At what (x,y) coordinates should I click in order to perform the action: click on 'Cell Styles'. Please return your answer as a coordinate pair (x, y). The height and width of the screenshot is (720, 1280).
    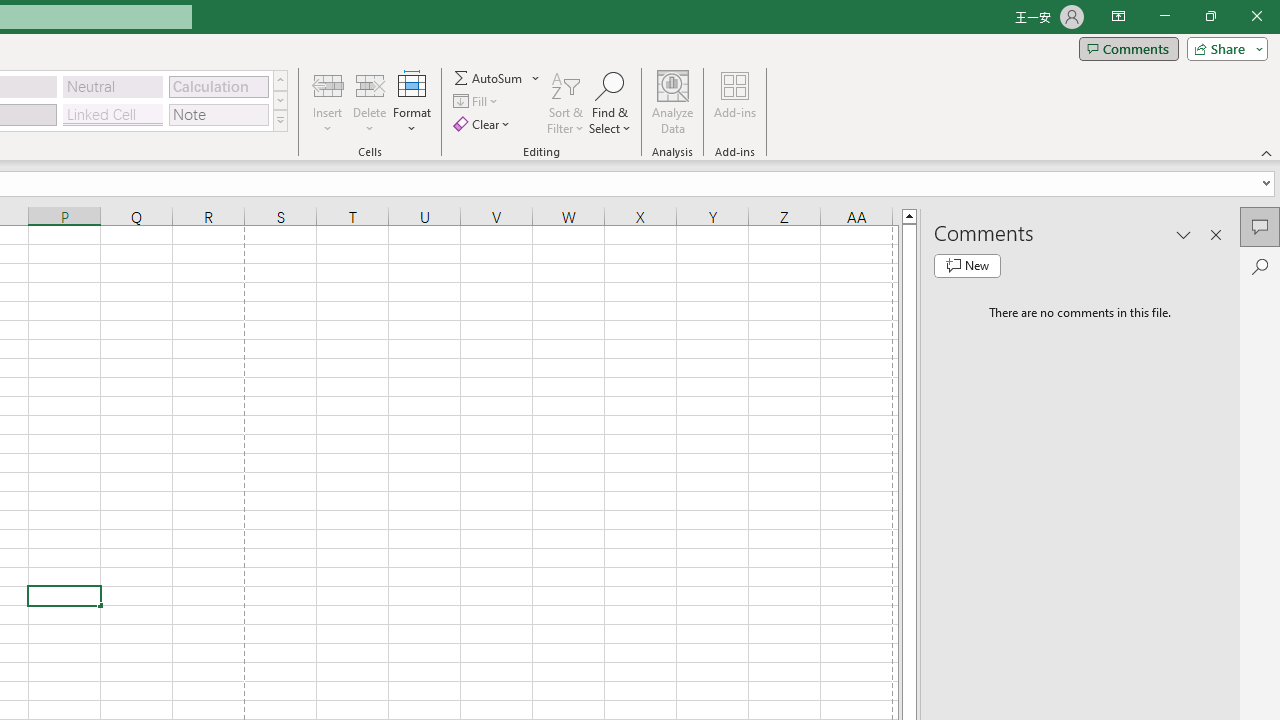
    Looking at the image, I should click on (279, 120).